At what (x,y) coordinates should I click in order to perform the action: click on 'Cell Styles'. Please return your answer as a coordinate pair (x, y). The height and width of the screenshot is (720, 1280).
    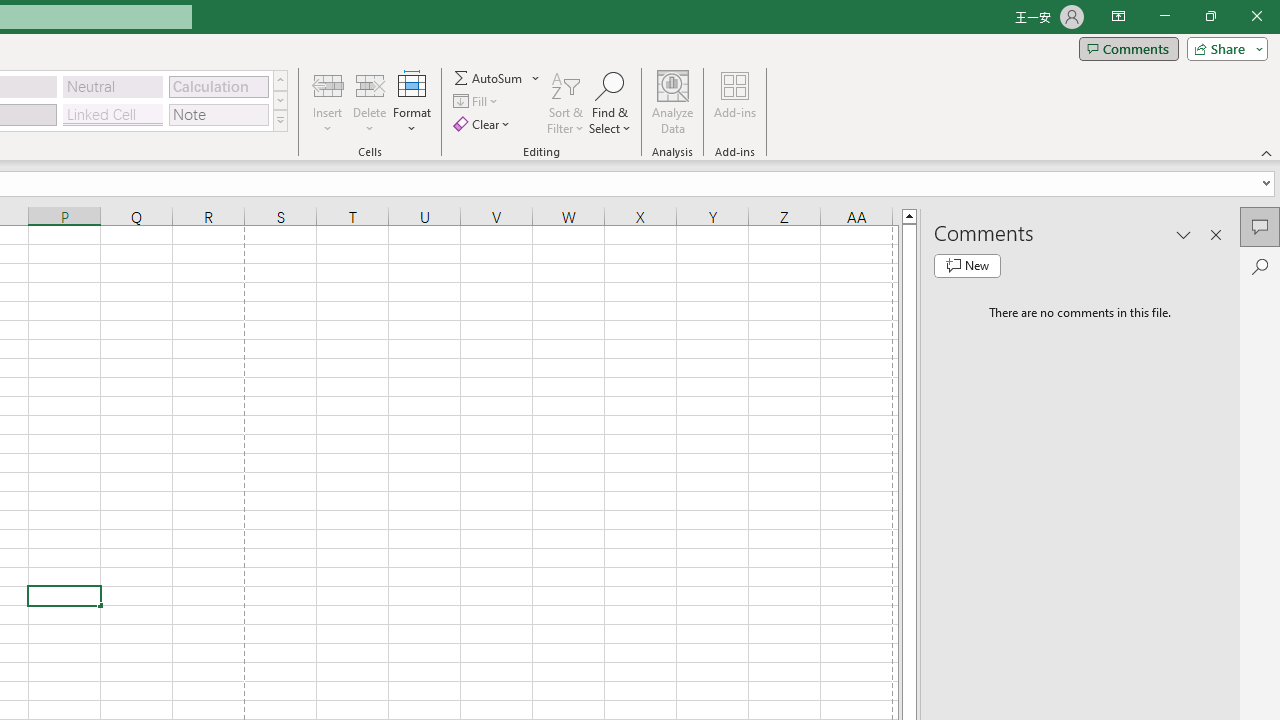
    Looking at the image, I should click on (279, 120).